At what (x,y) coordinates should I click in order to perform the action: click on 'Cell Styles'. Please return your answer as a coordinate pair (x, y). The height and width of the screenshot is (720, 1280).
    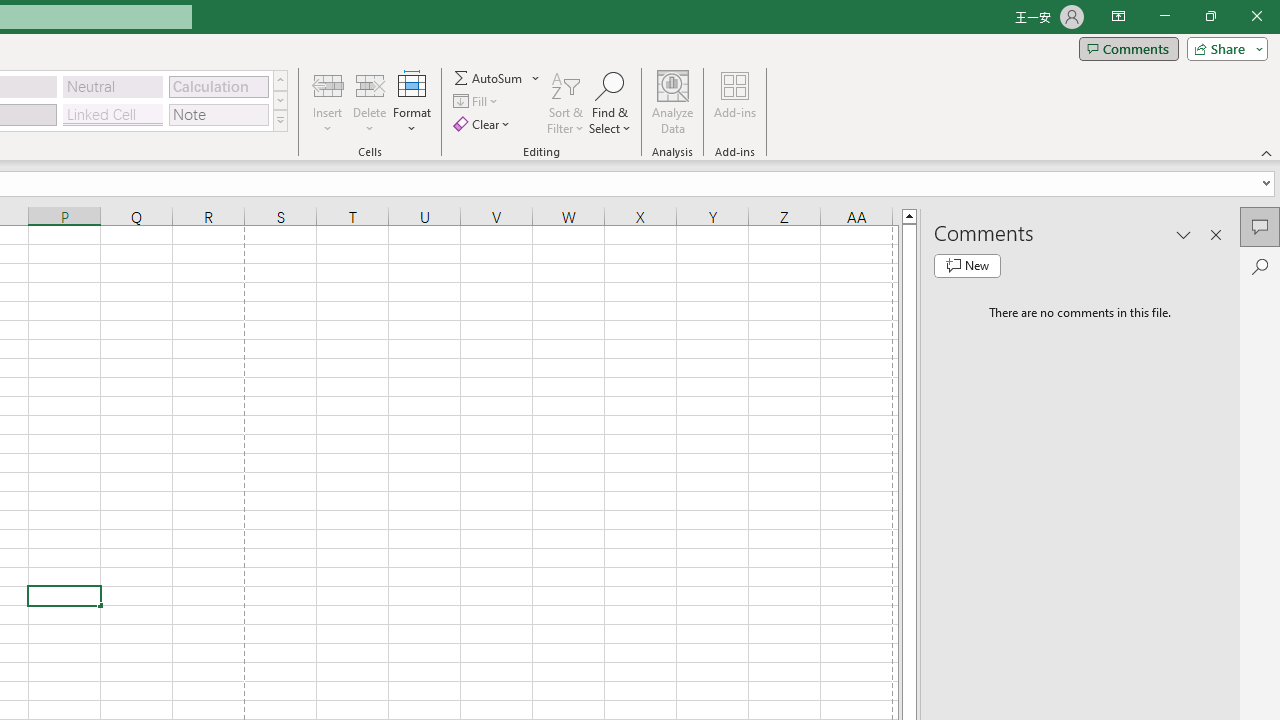
    Looking at the image, I should click on (279, 120).